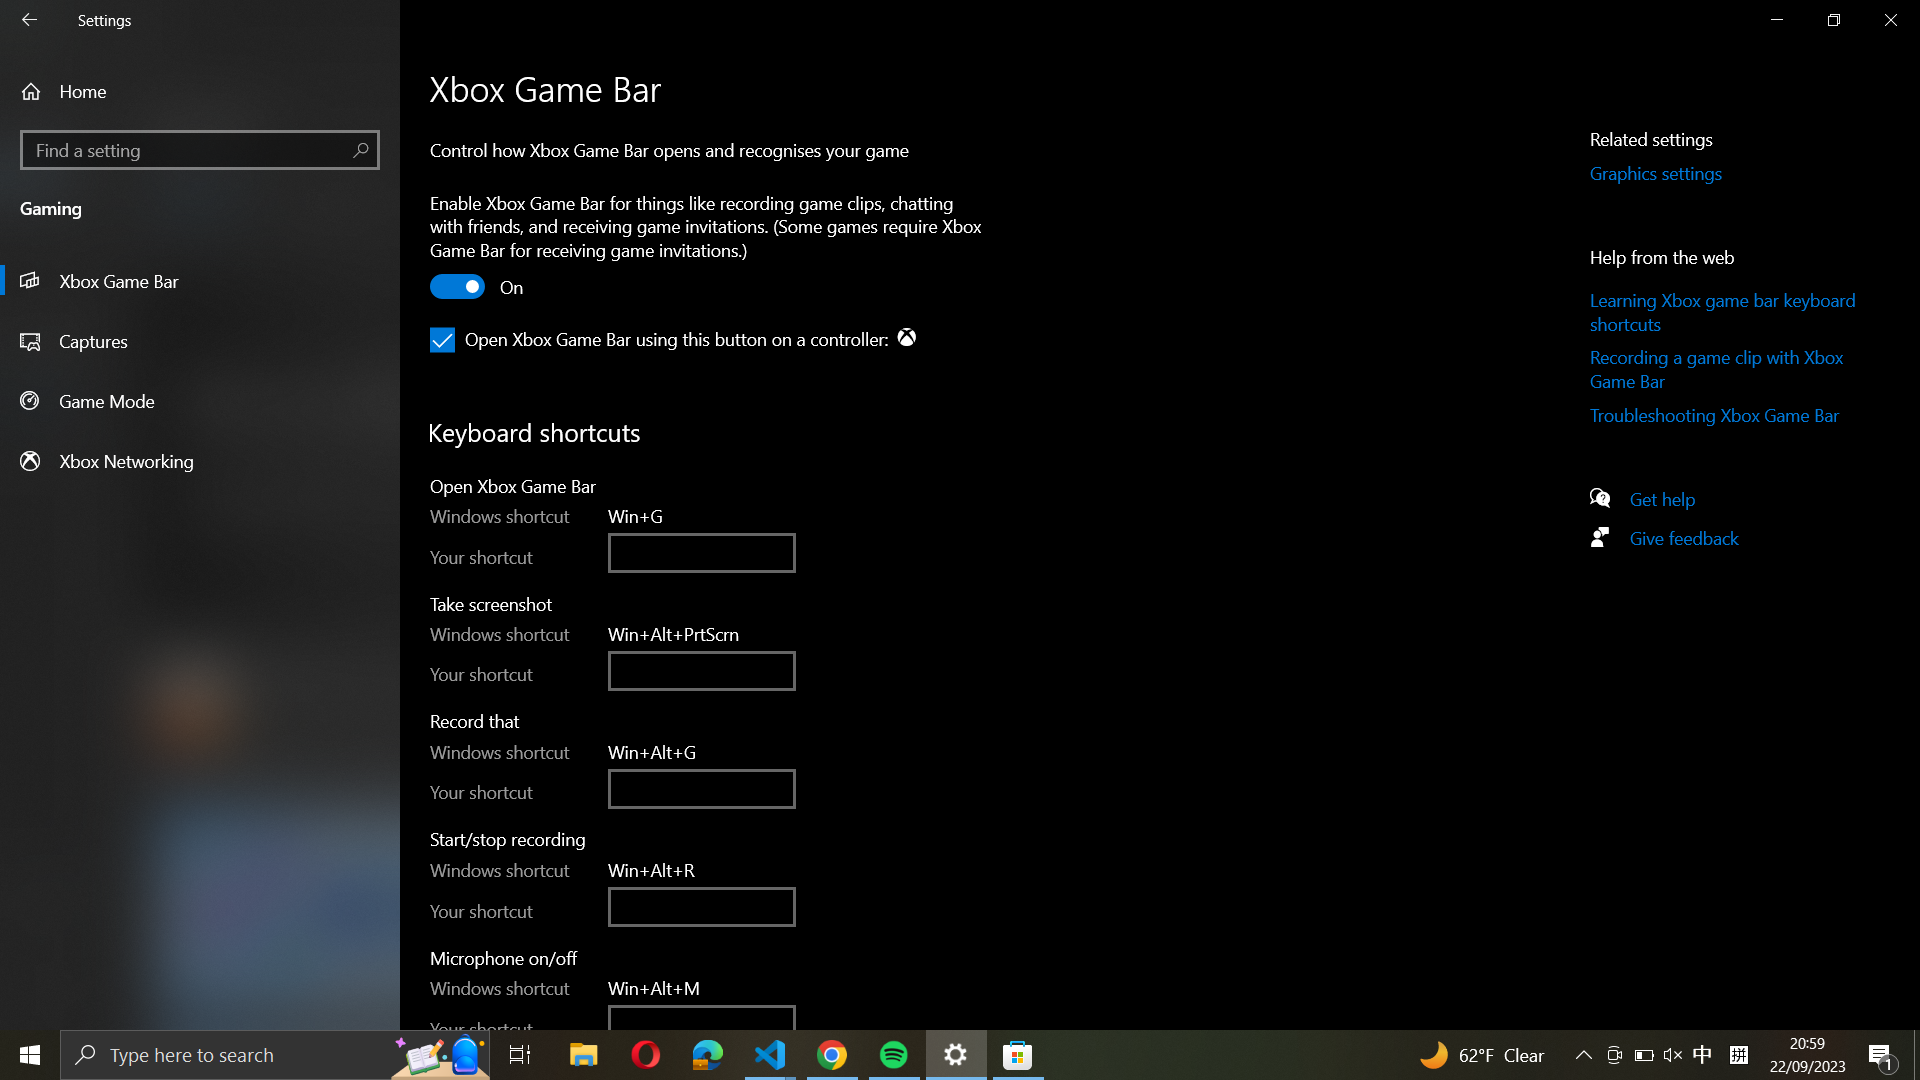  What do you see at coordinates (1679, 173) in the screenshot?
I see `the Graphics Settings by clicking on the button on the right panel` at bounding box center [1679, 173].